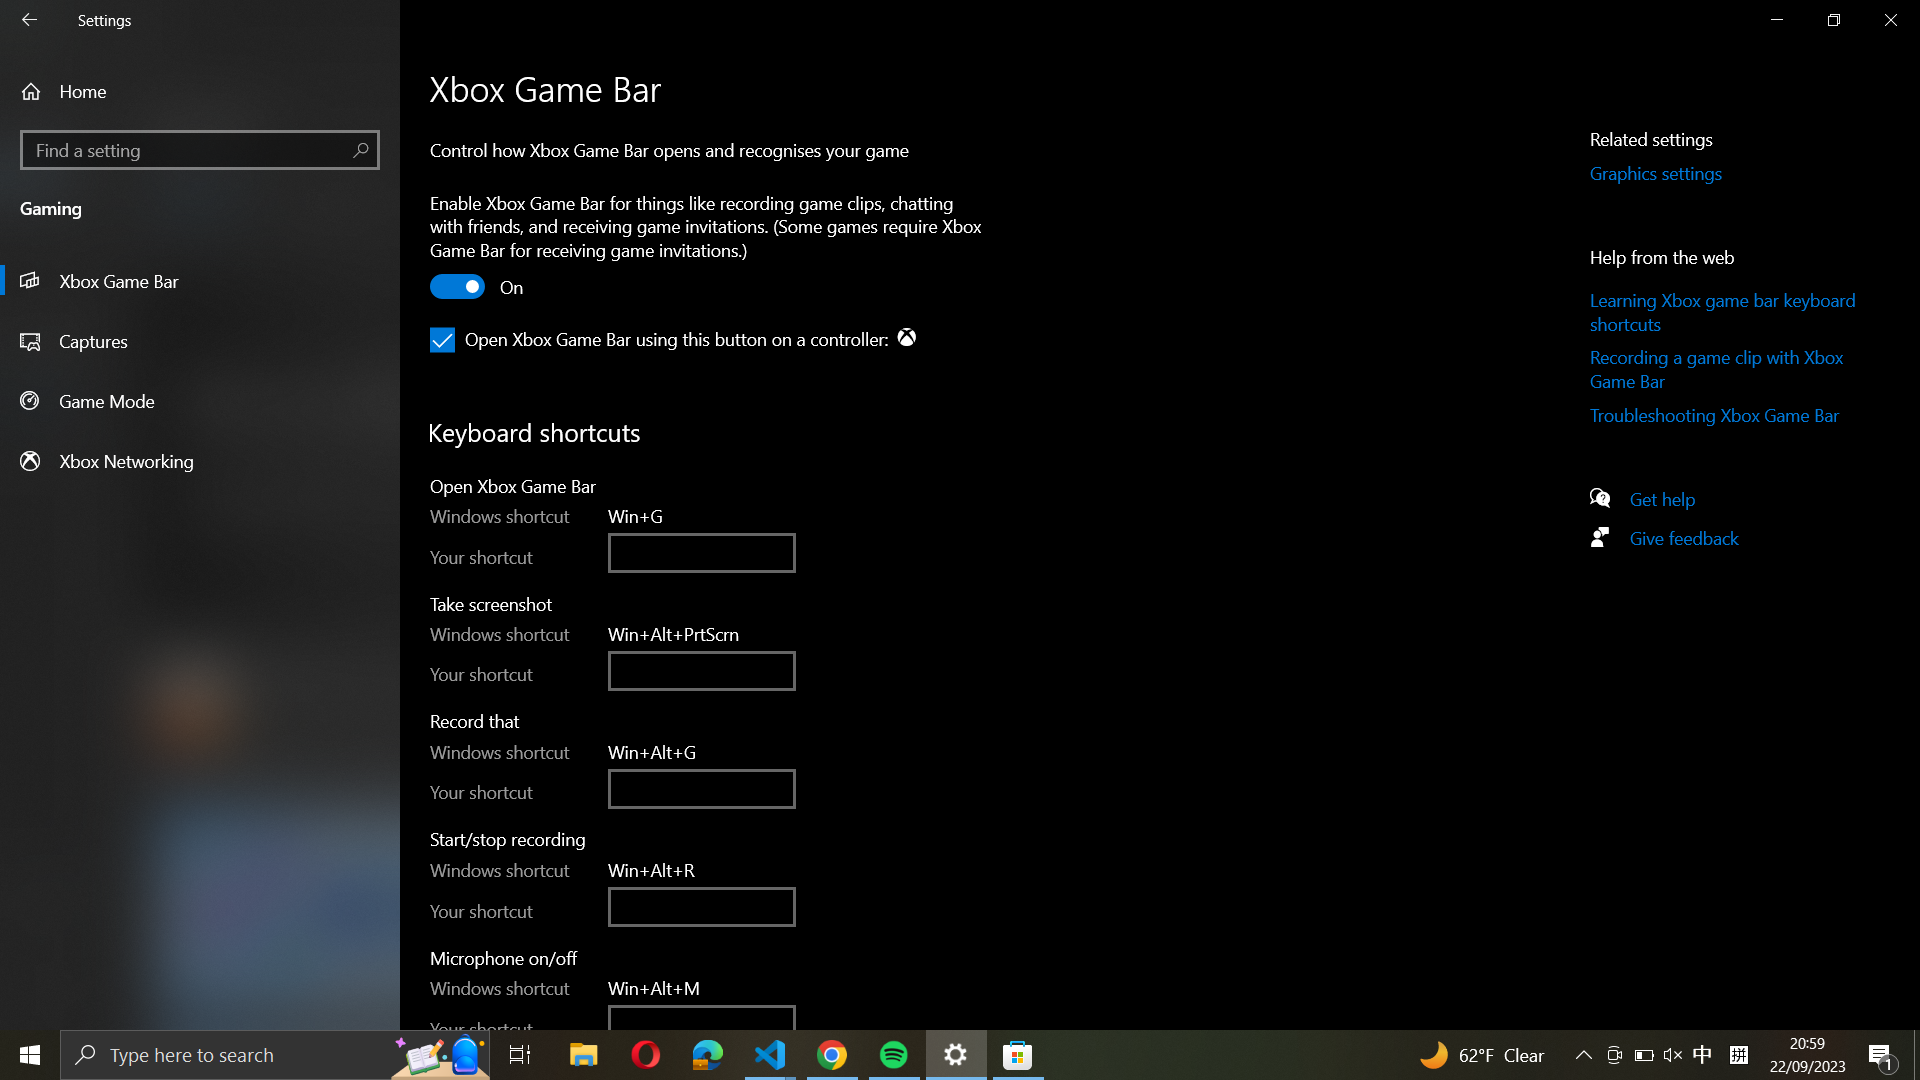  What do you see at coordinates (1679, 173) in the screenshot?
I see `the Graphics Settings by clicking on the button on the right panel` at bounding box center [1679, 173].